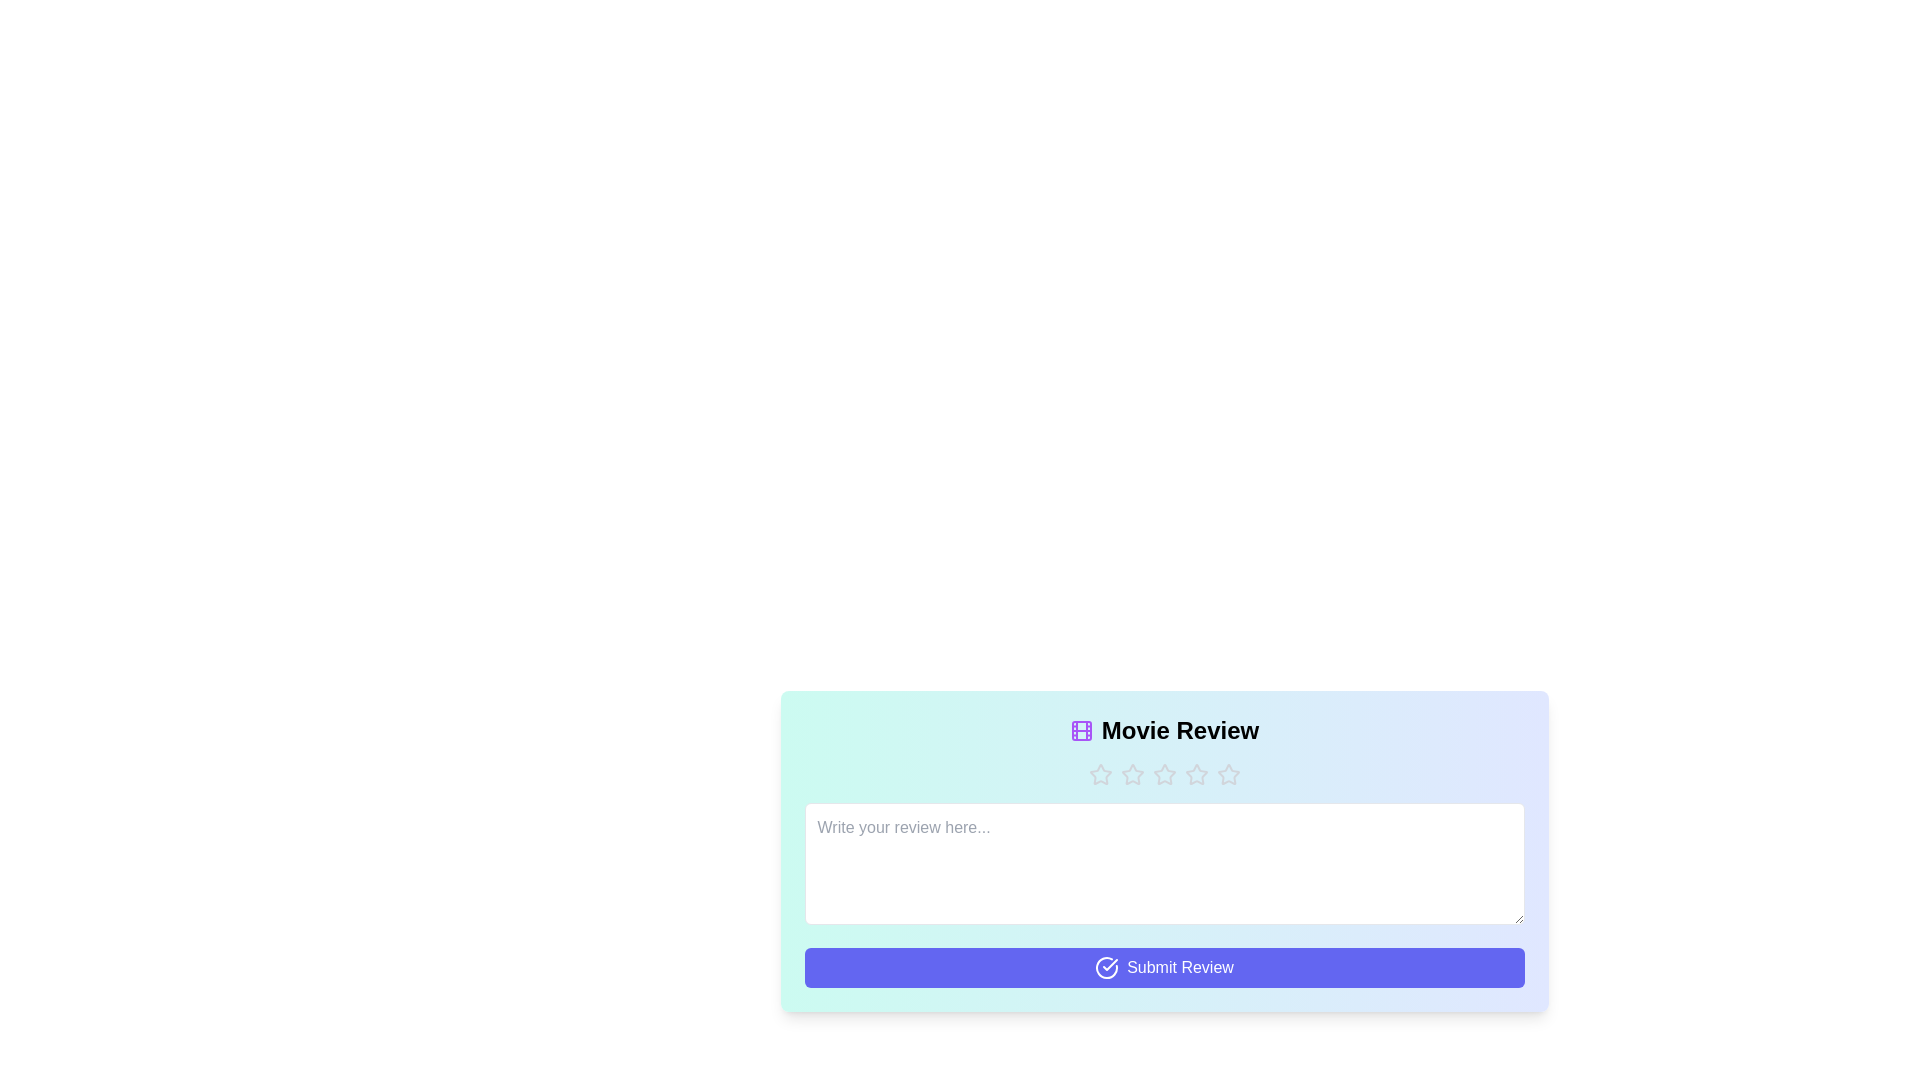  What do you see at coordinates (1164, 967) in the screenshot?
I see `'Submit Review' button to submit the review` at bounding box center [1164, 967].